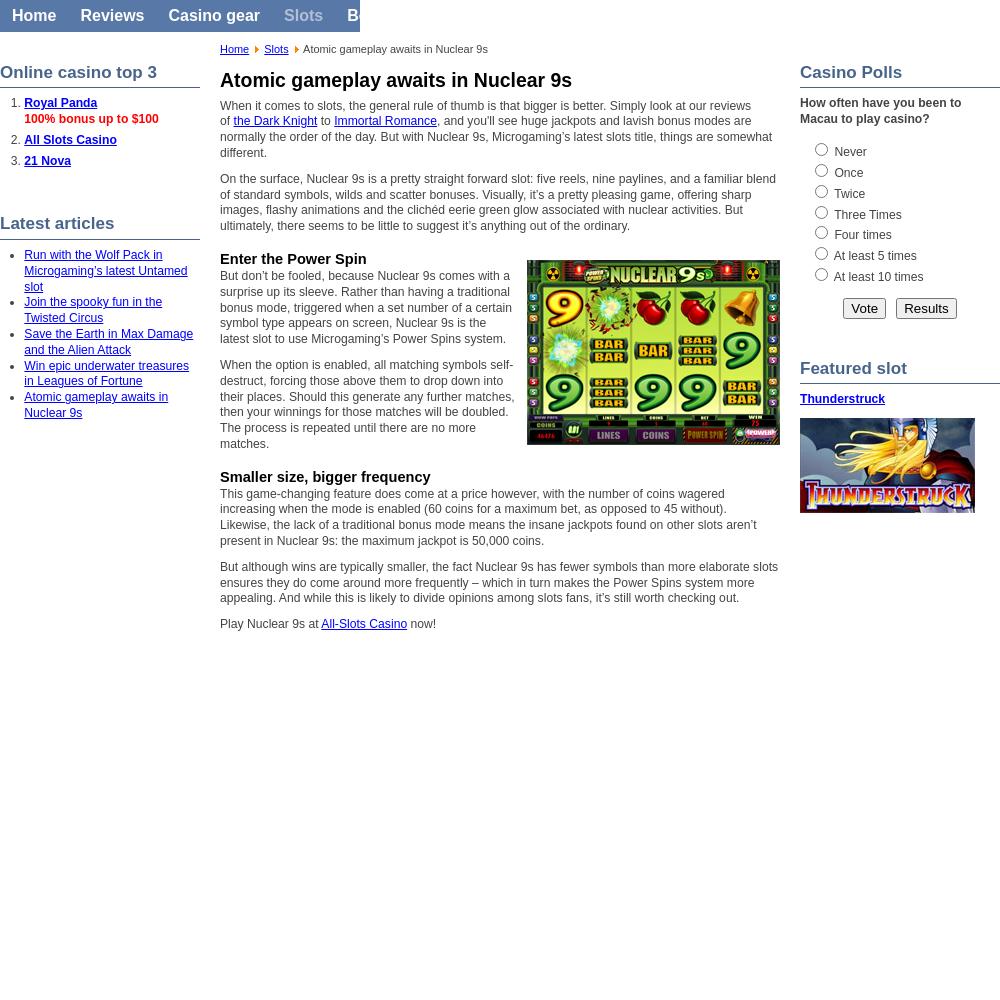 The height and width of the screenshot is (1000, 1000). Describe the element at coordinates (90, 118) in the screenshot. I see `'100% bonus up to $100'` at that location.